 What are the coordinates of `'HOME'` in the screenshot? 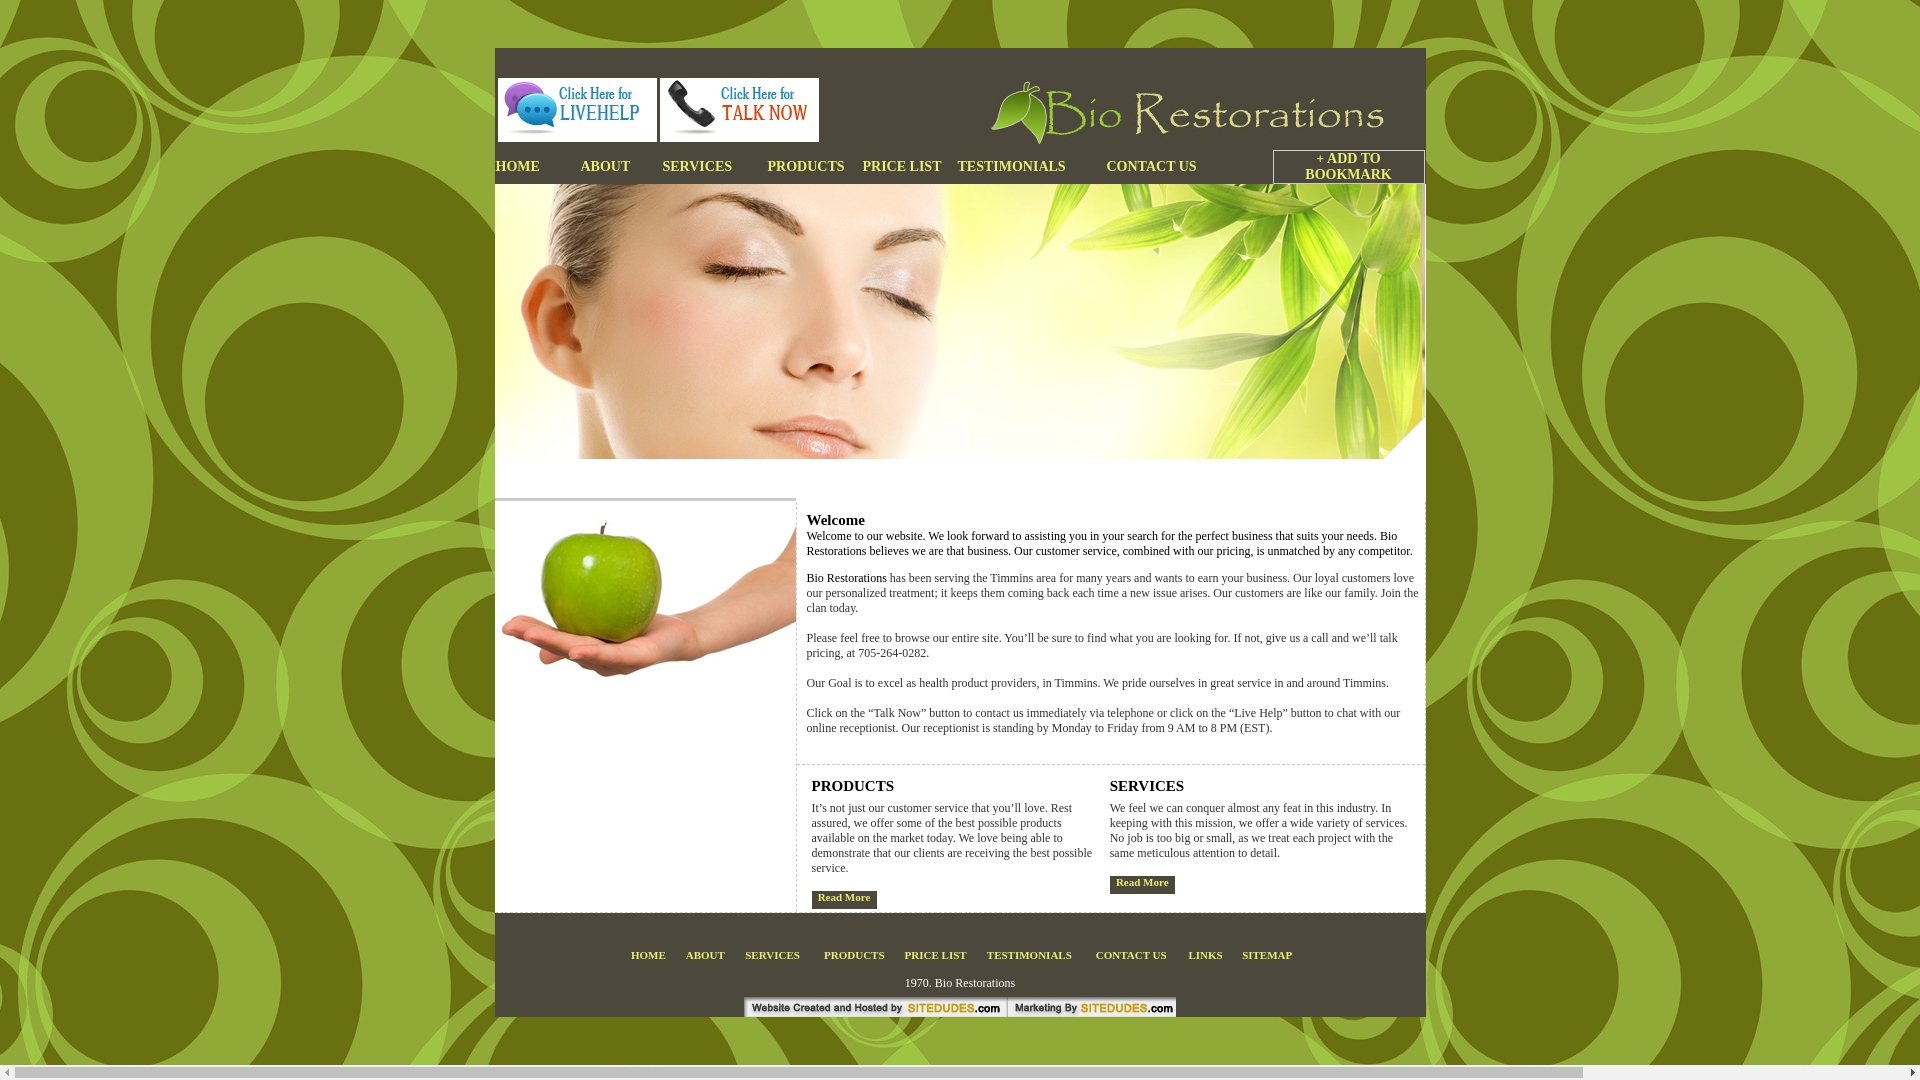 It's located at (648, 954).